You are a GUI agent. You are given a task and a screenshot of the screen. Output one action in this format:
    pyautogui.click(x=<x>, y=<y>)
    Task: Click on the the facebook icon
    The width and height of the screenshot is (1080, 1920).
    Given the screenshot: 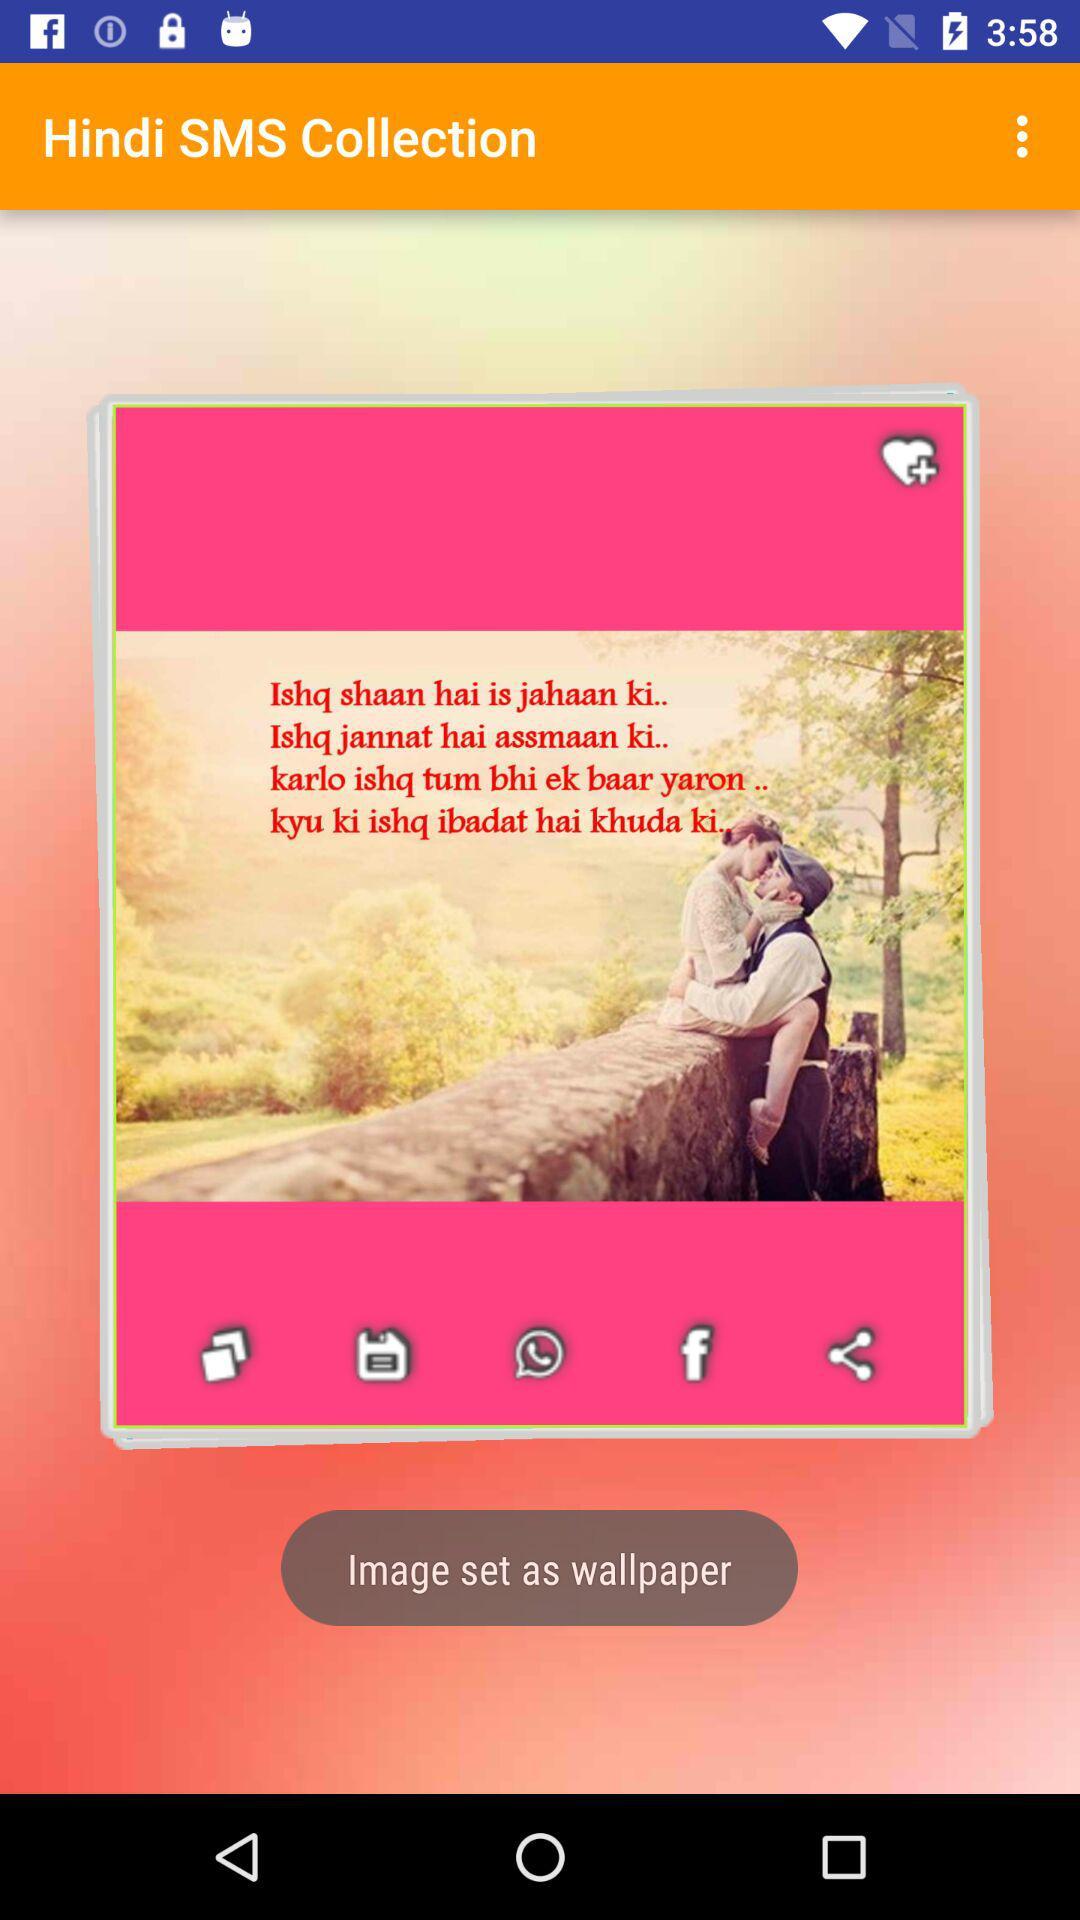 What is the action you would take?
    pyautogui.click(x=236, y=1361)
    